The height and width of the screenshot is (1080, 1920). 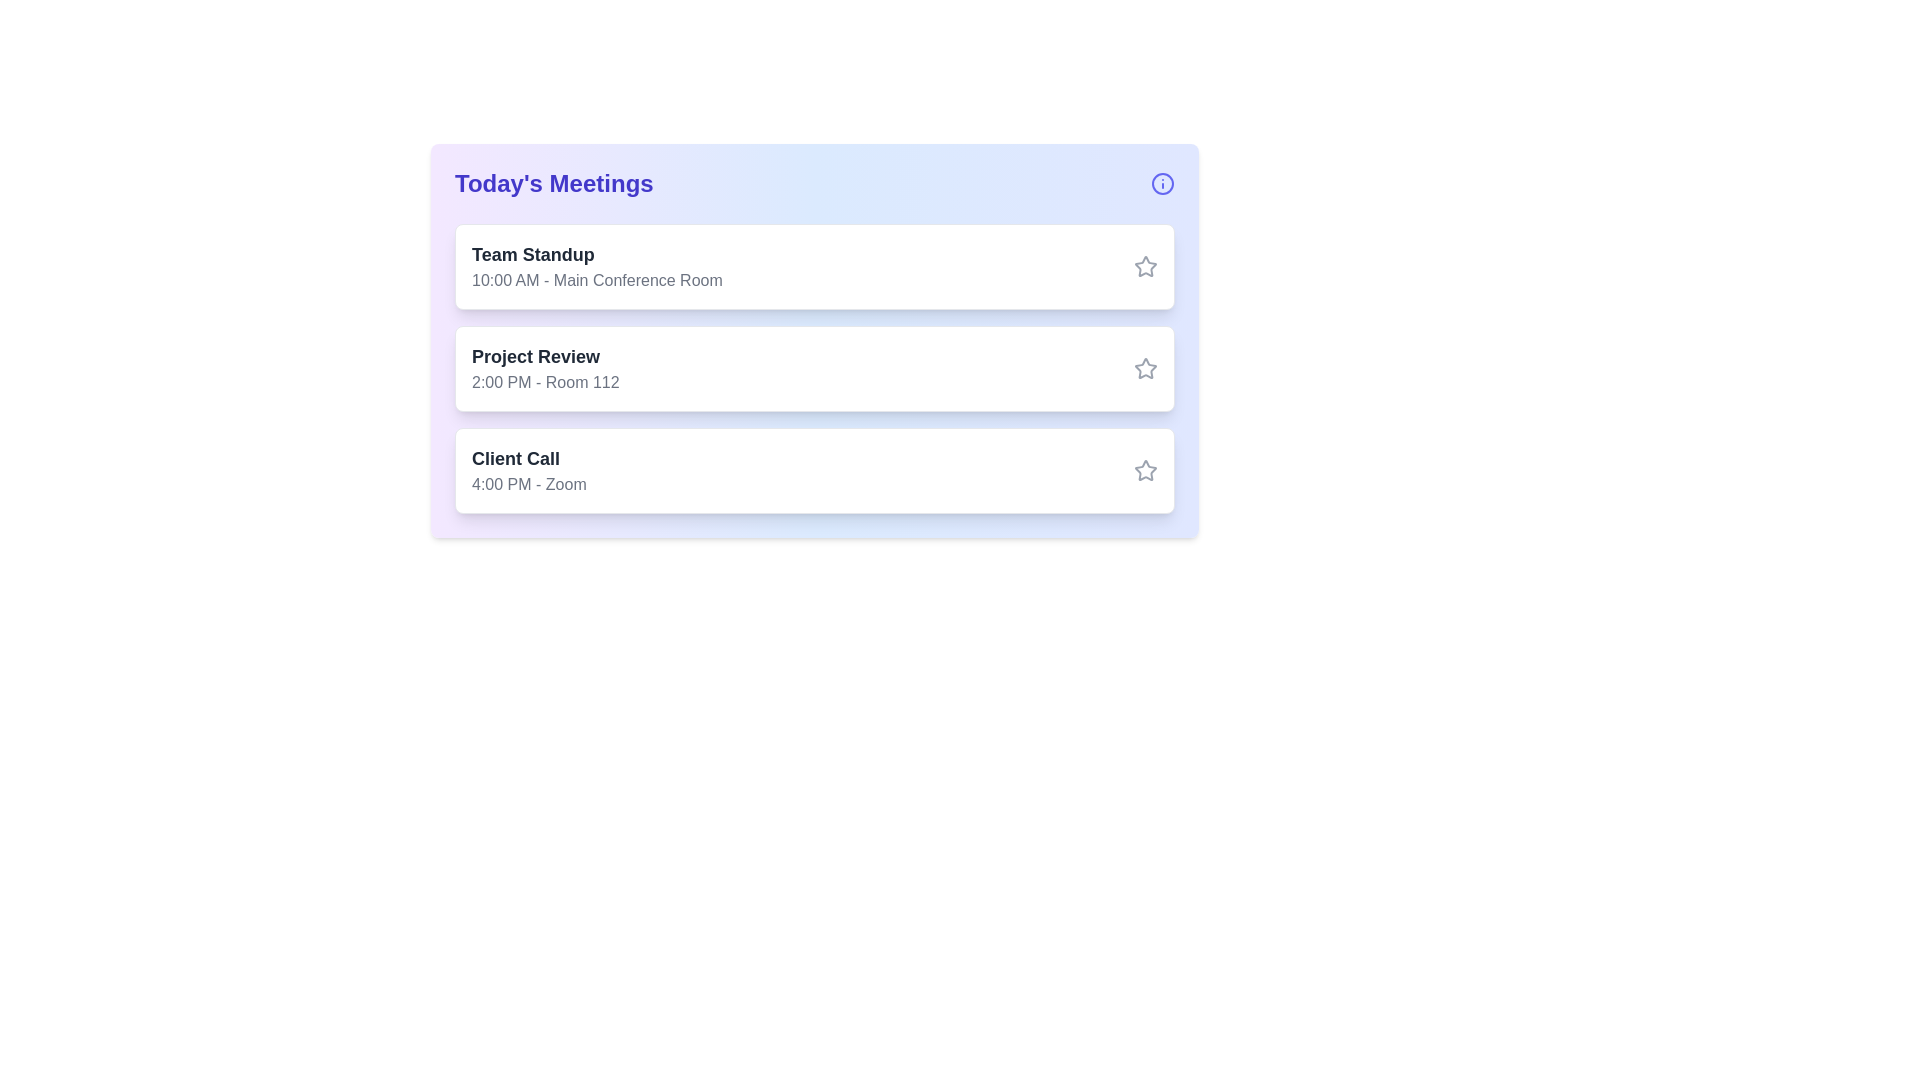 What do you see at coordinates (545, 382) in the screenshot?
I see `the time and location indicator text label for the 'Project Review' meeting, which is positioned below the meeting title and above the visual separation line` at bounding box center [545, 382].